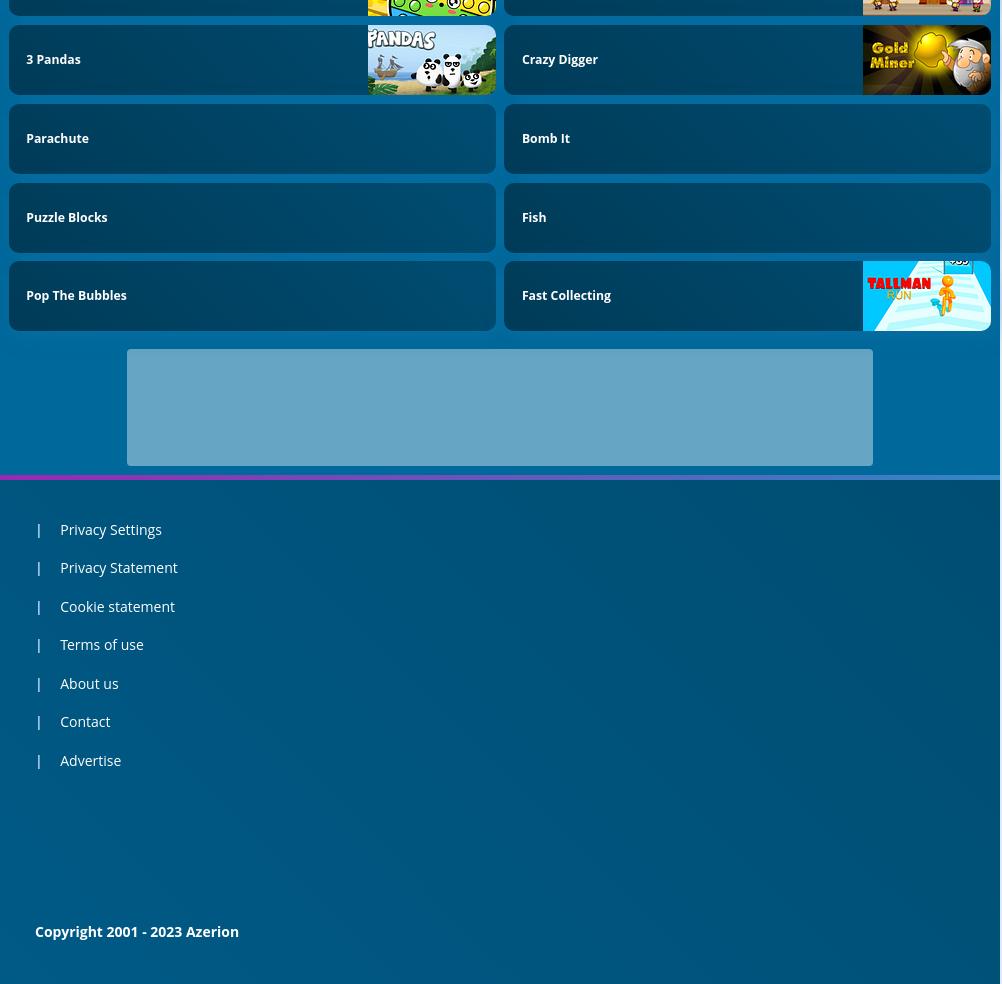 The width and height of the screenshot is (1002, 984). I want to click on 'Puzzle Blocks', so click(66, 216).